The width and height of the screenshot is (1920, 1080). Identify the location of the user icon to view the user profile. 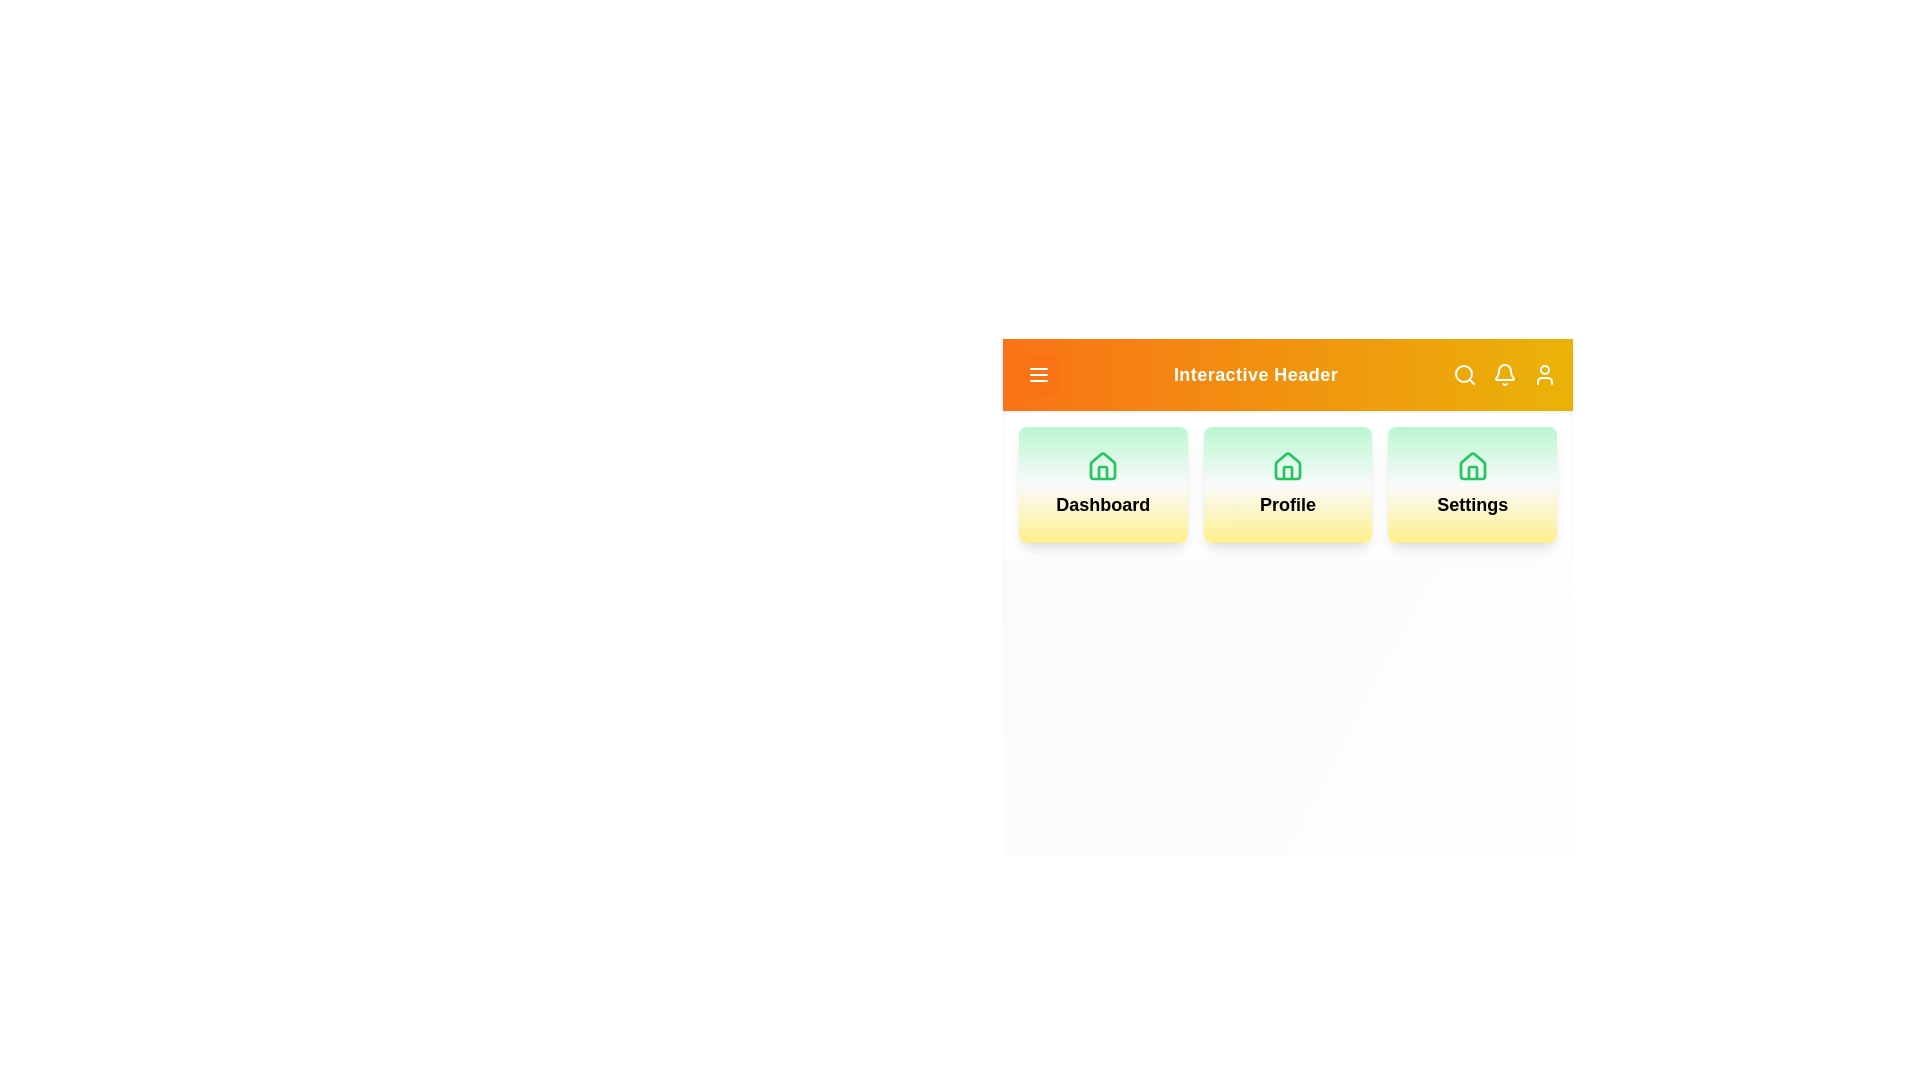
(1544, 374).